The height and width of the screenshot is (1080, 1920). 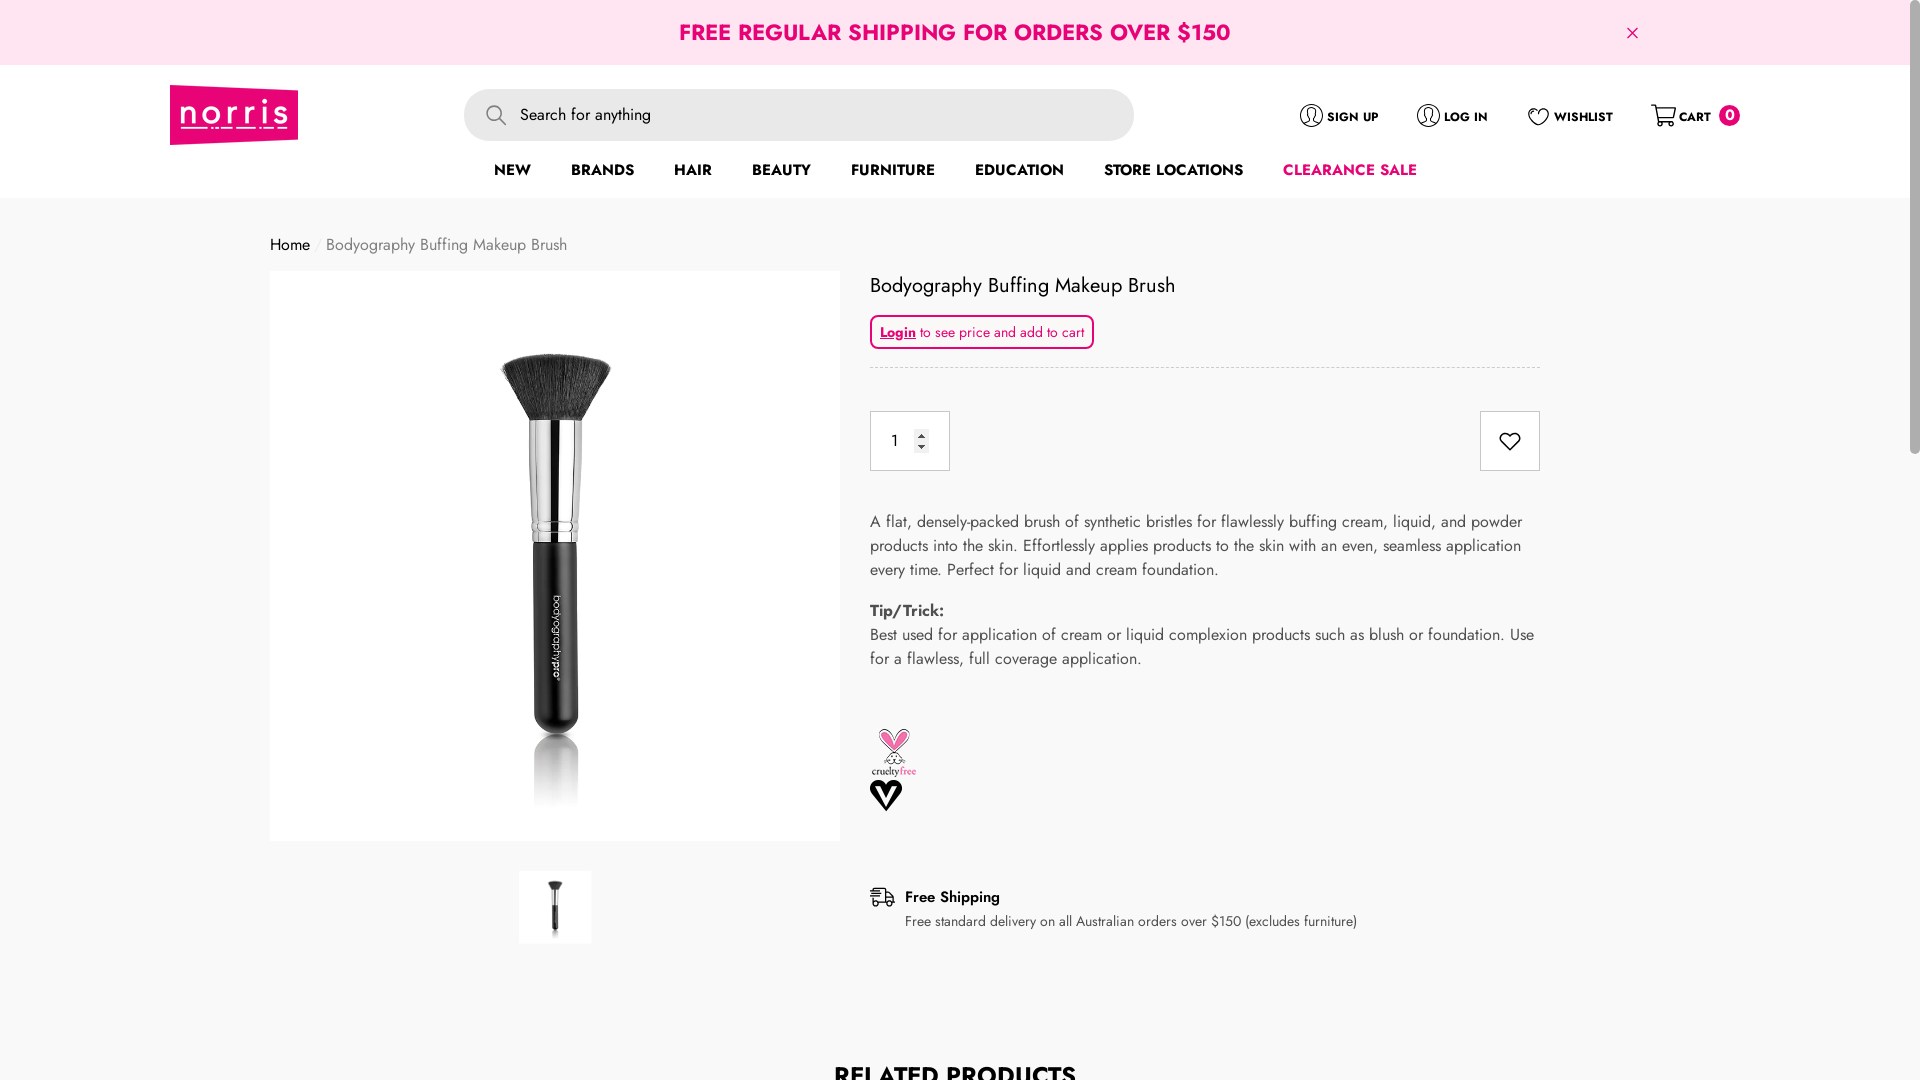 What do you see at coordinates (1525, 114) in the screenshot?
I see `'WISHLIST'` at bounding box center [1525, 114].